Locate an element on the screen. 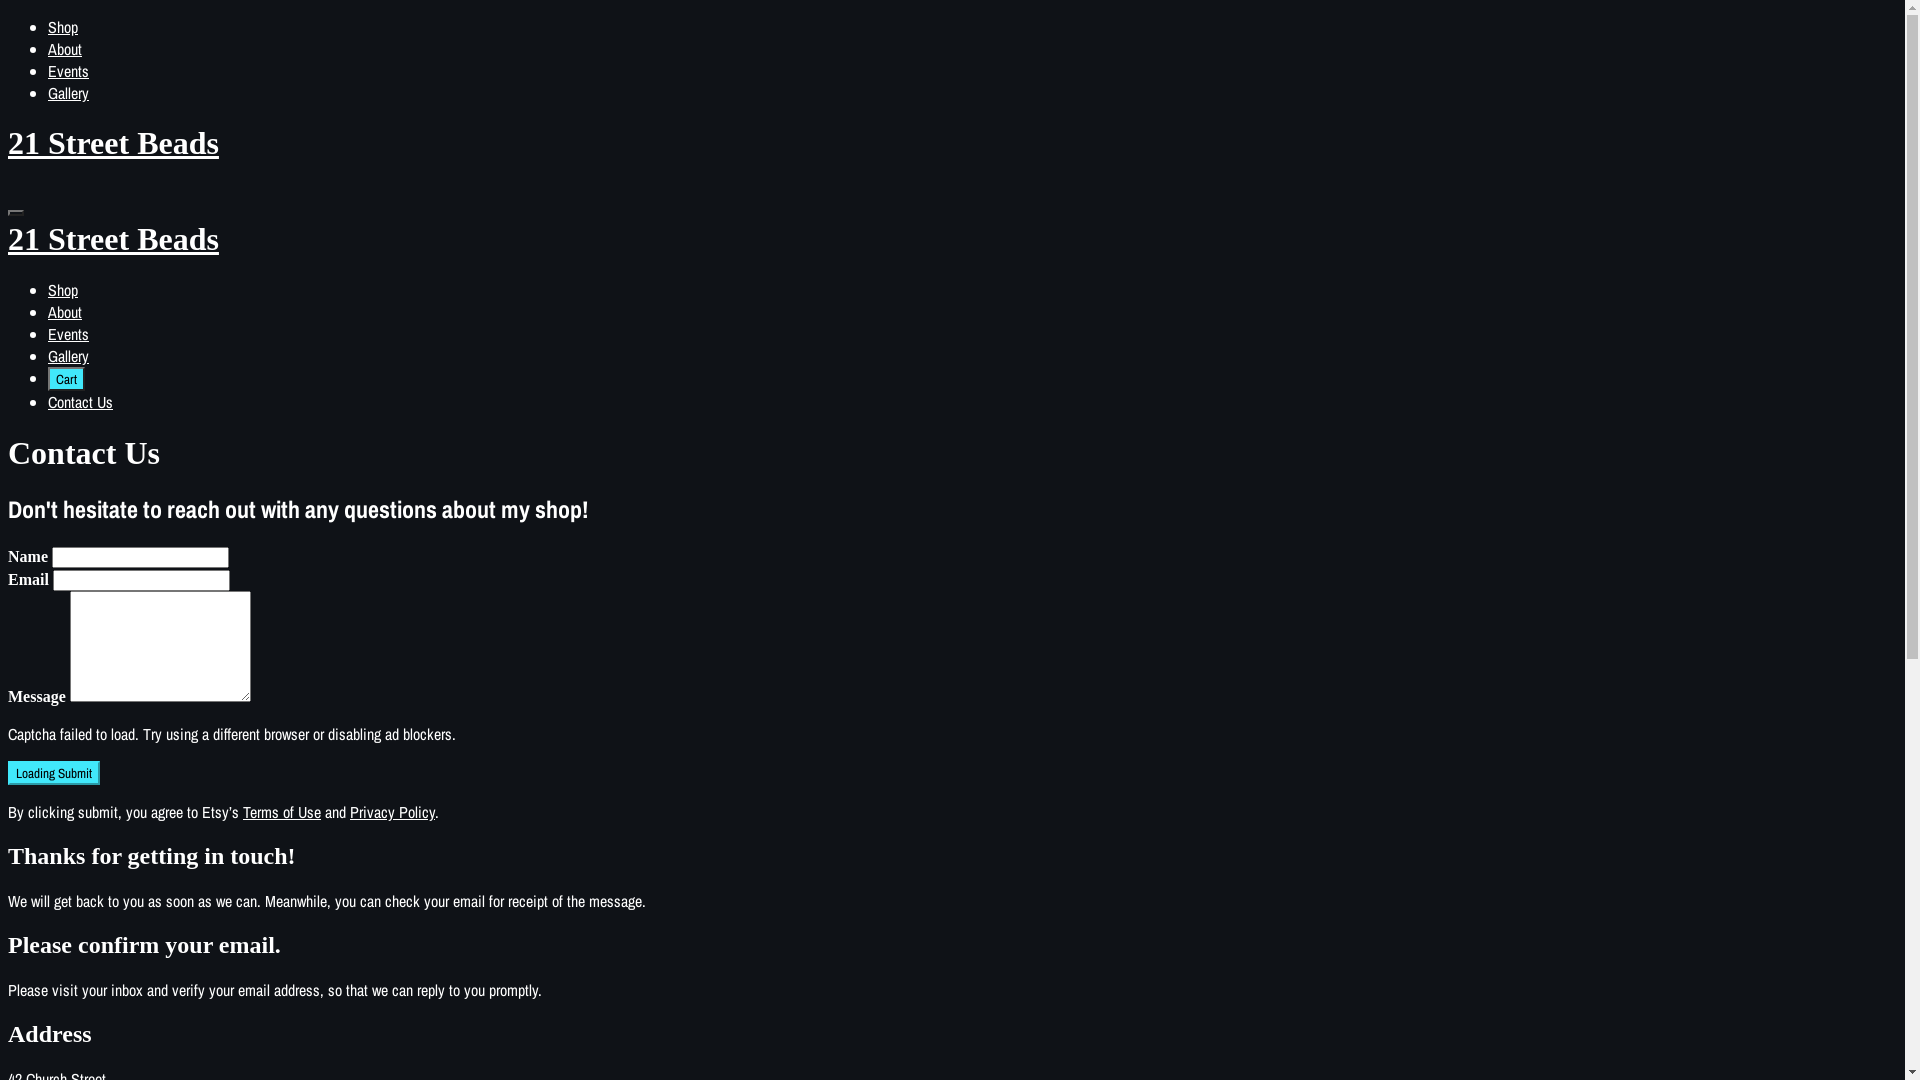 The height and width of the screenshot is (1080, 1920). 'Contact Us' is located at coordinates (80, 401).